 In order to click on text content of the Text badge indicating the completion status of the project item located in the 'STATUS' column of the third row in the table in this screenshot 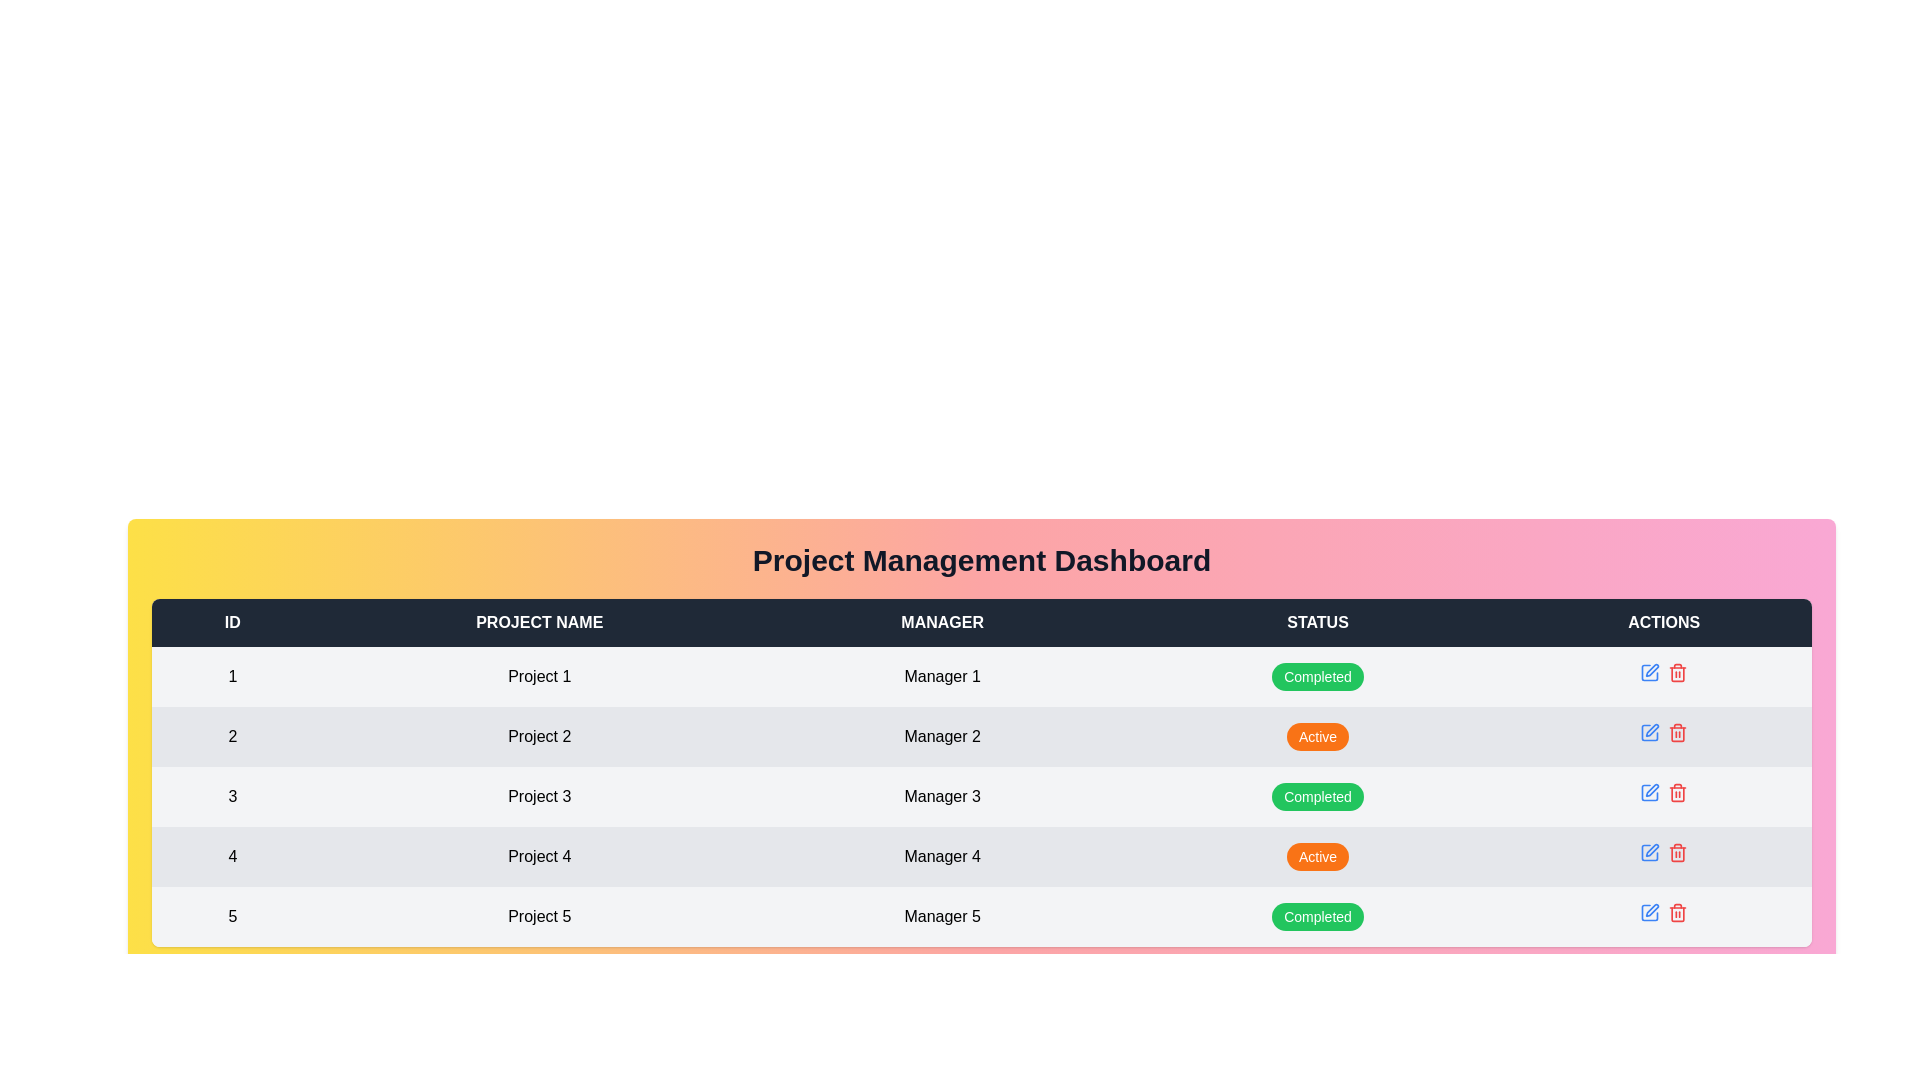, I will do `click(1318, 796)`.